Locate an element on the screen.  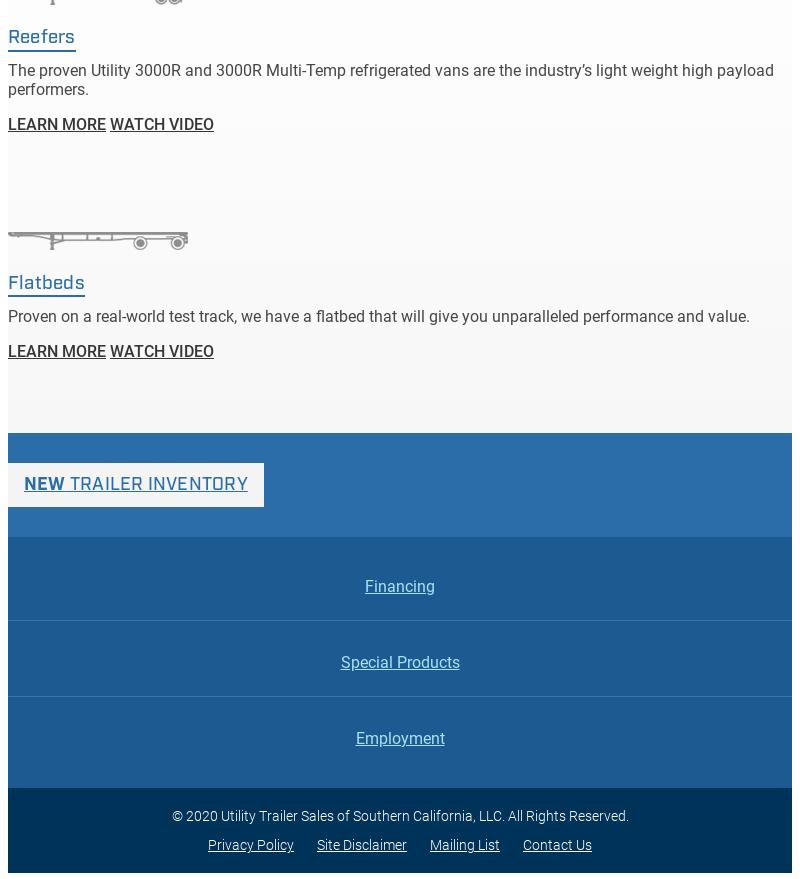
'New' is located at coordinates (43, 482).